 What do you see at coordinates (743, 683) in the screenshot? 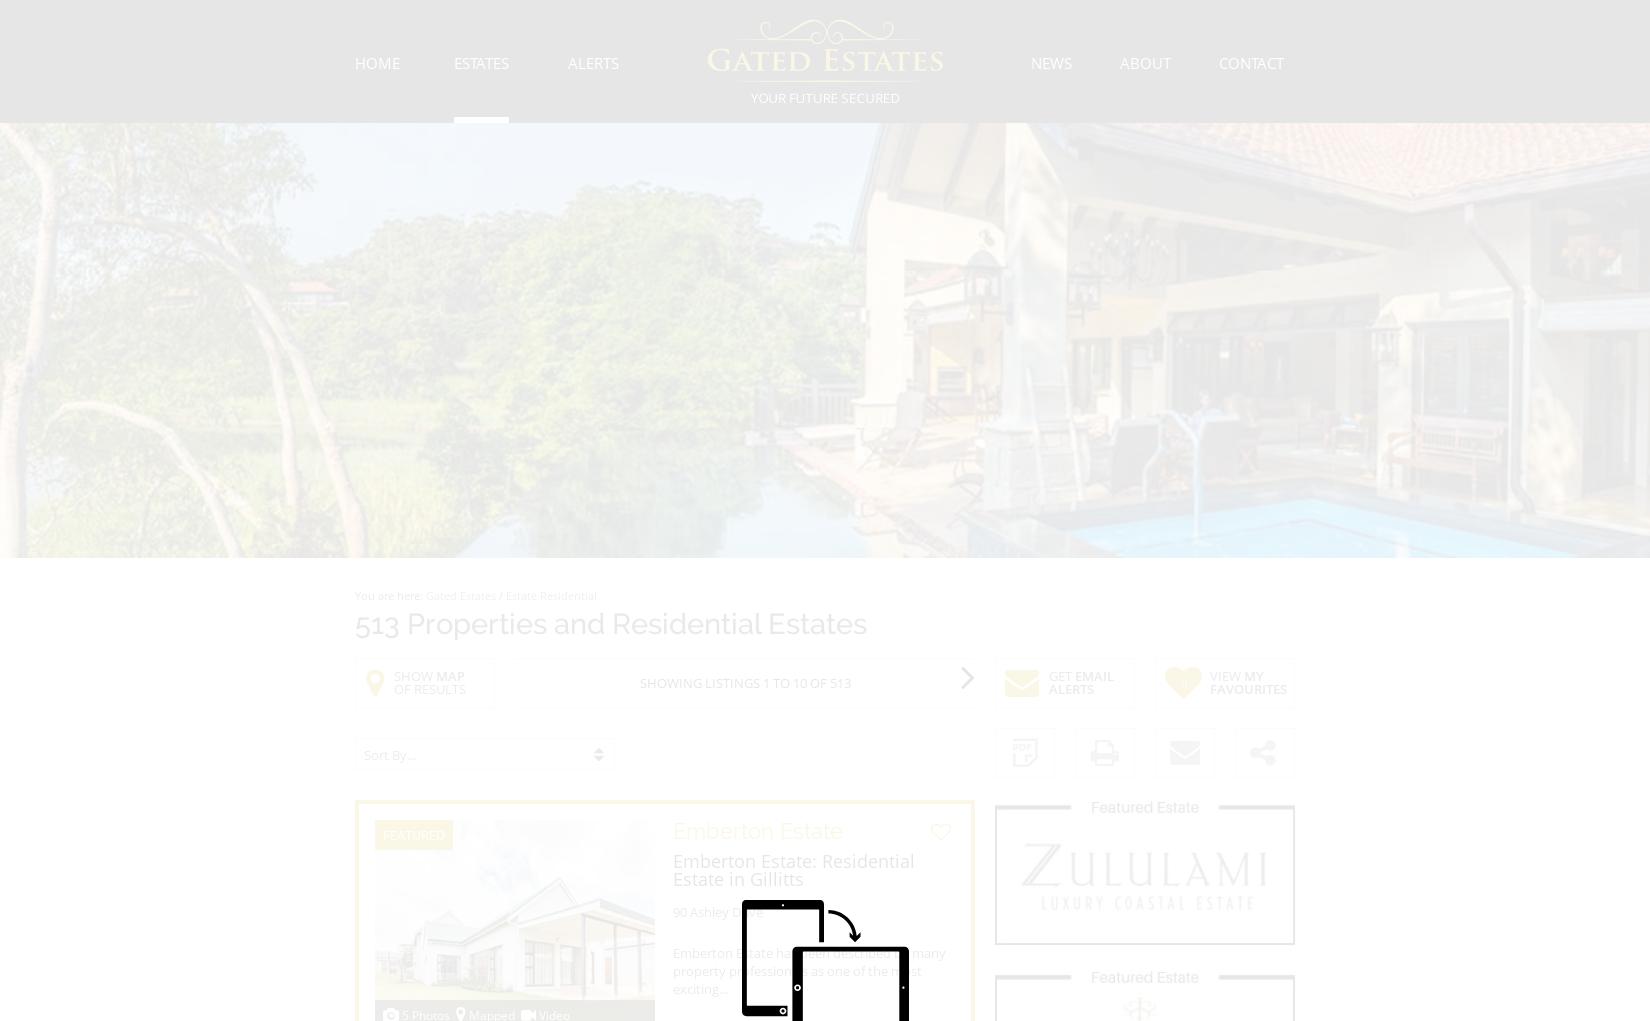
I see `'SHOWING LISTINGS 1 TO 10 OF 513'` at bounding box center [743, 683].